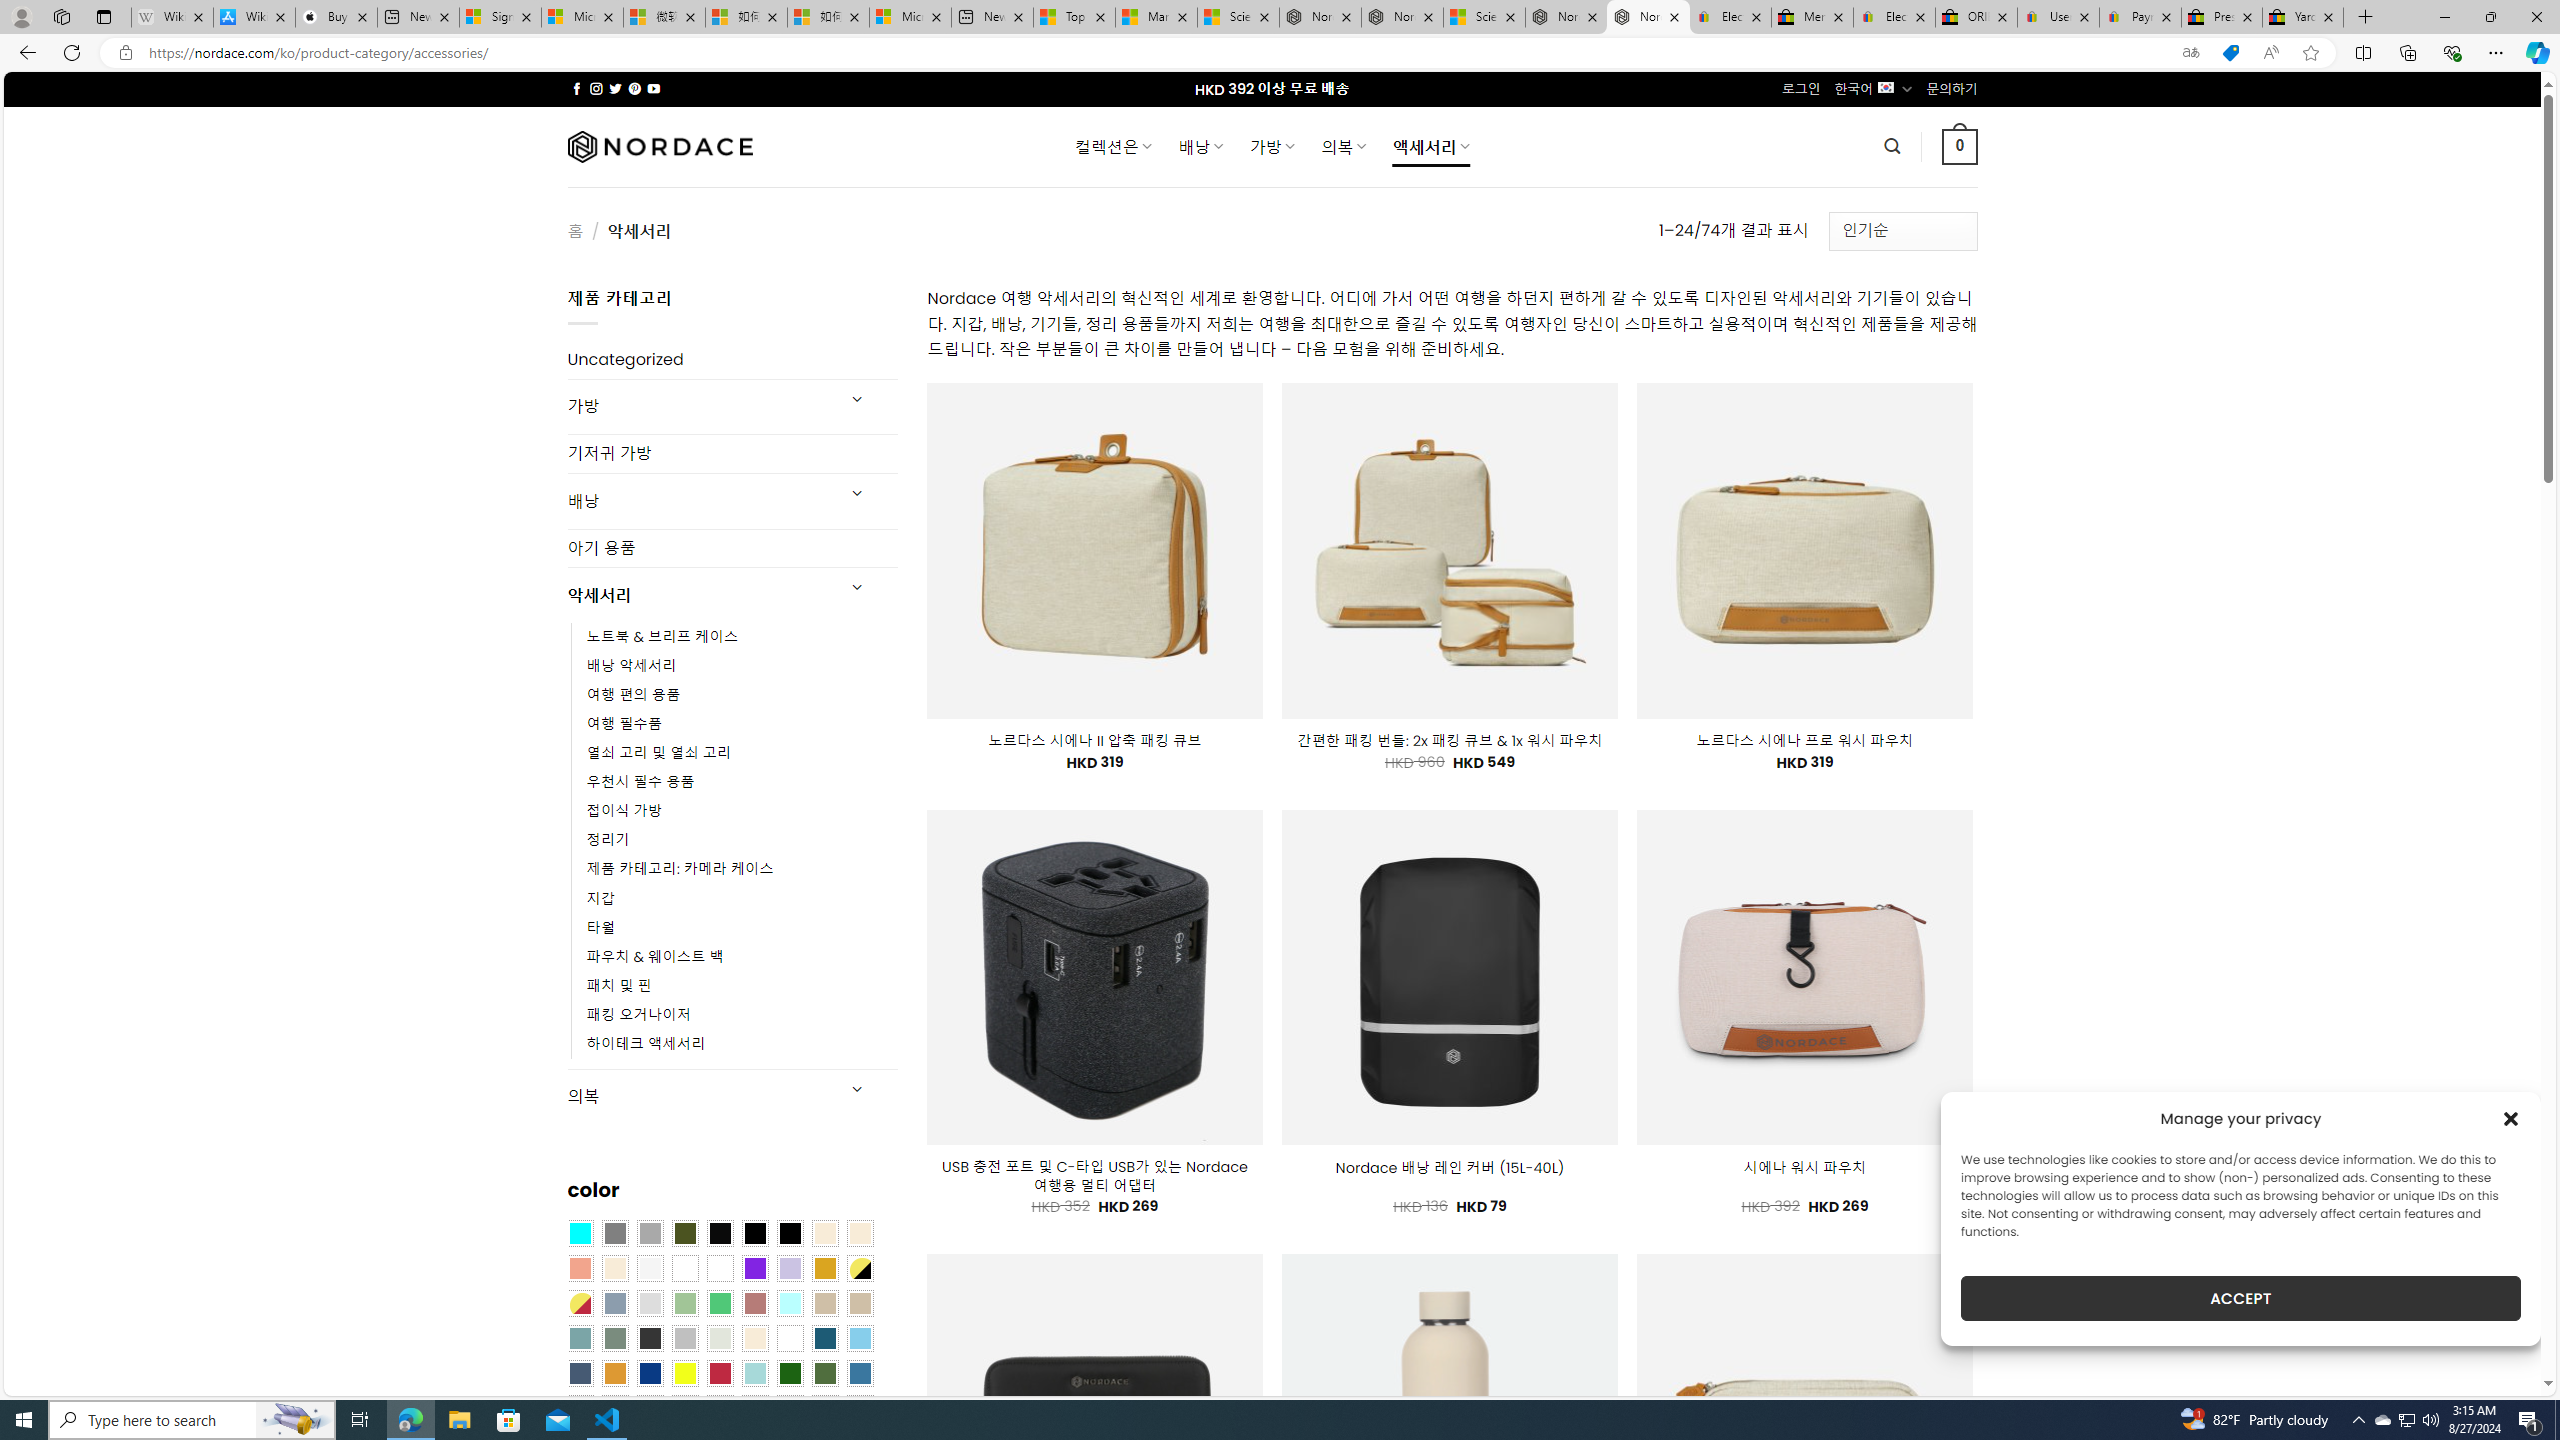  Describe the element at coordinates (1072, 16) in the screenshot. I see `'Top Stories - MSN'` at that location.